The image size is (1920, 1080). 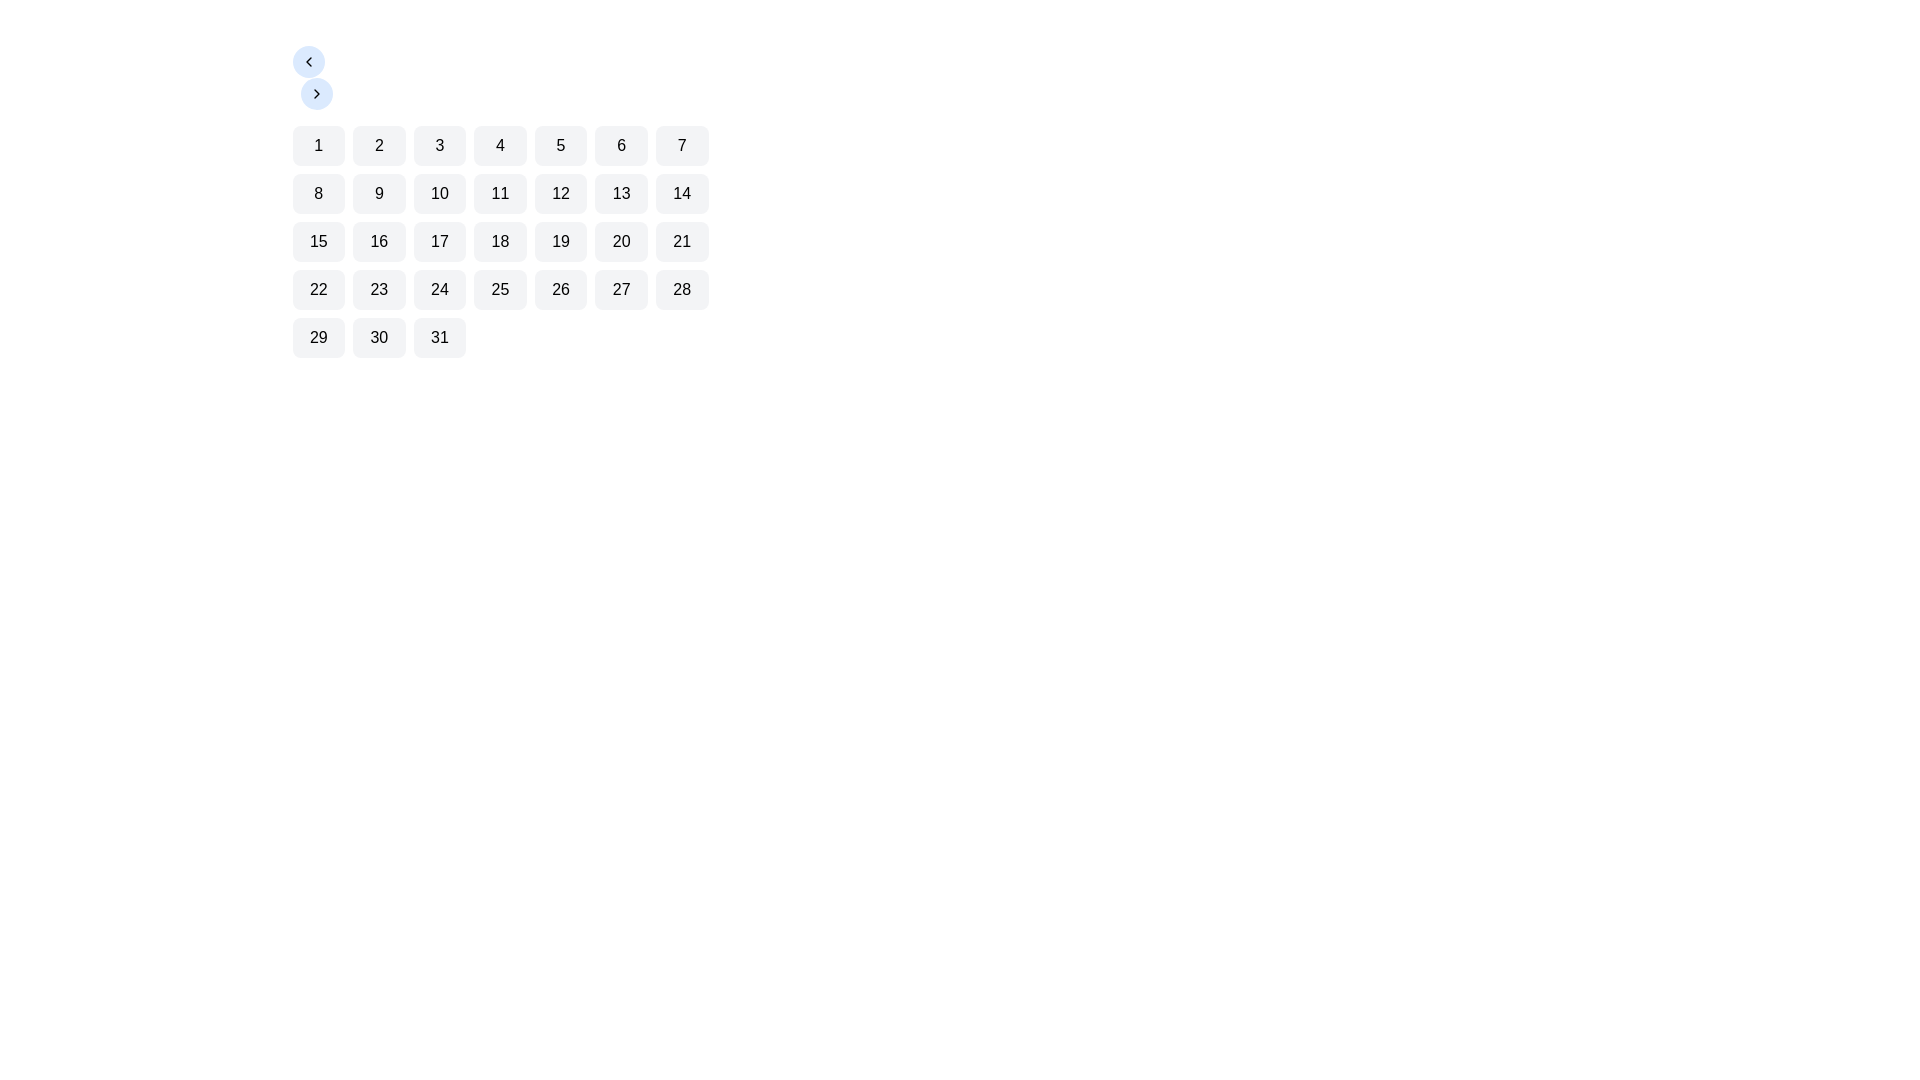 What do you see at coordinates (379, 145) in the screenshot?
I see `the second selectable grid item in the first row` at bounding box center [379, 145].